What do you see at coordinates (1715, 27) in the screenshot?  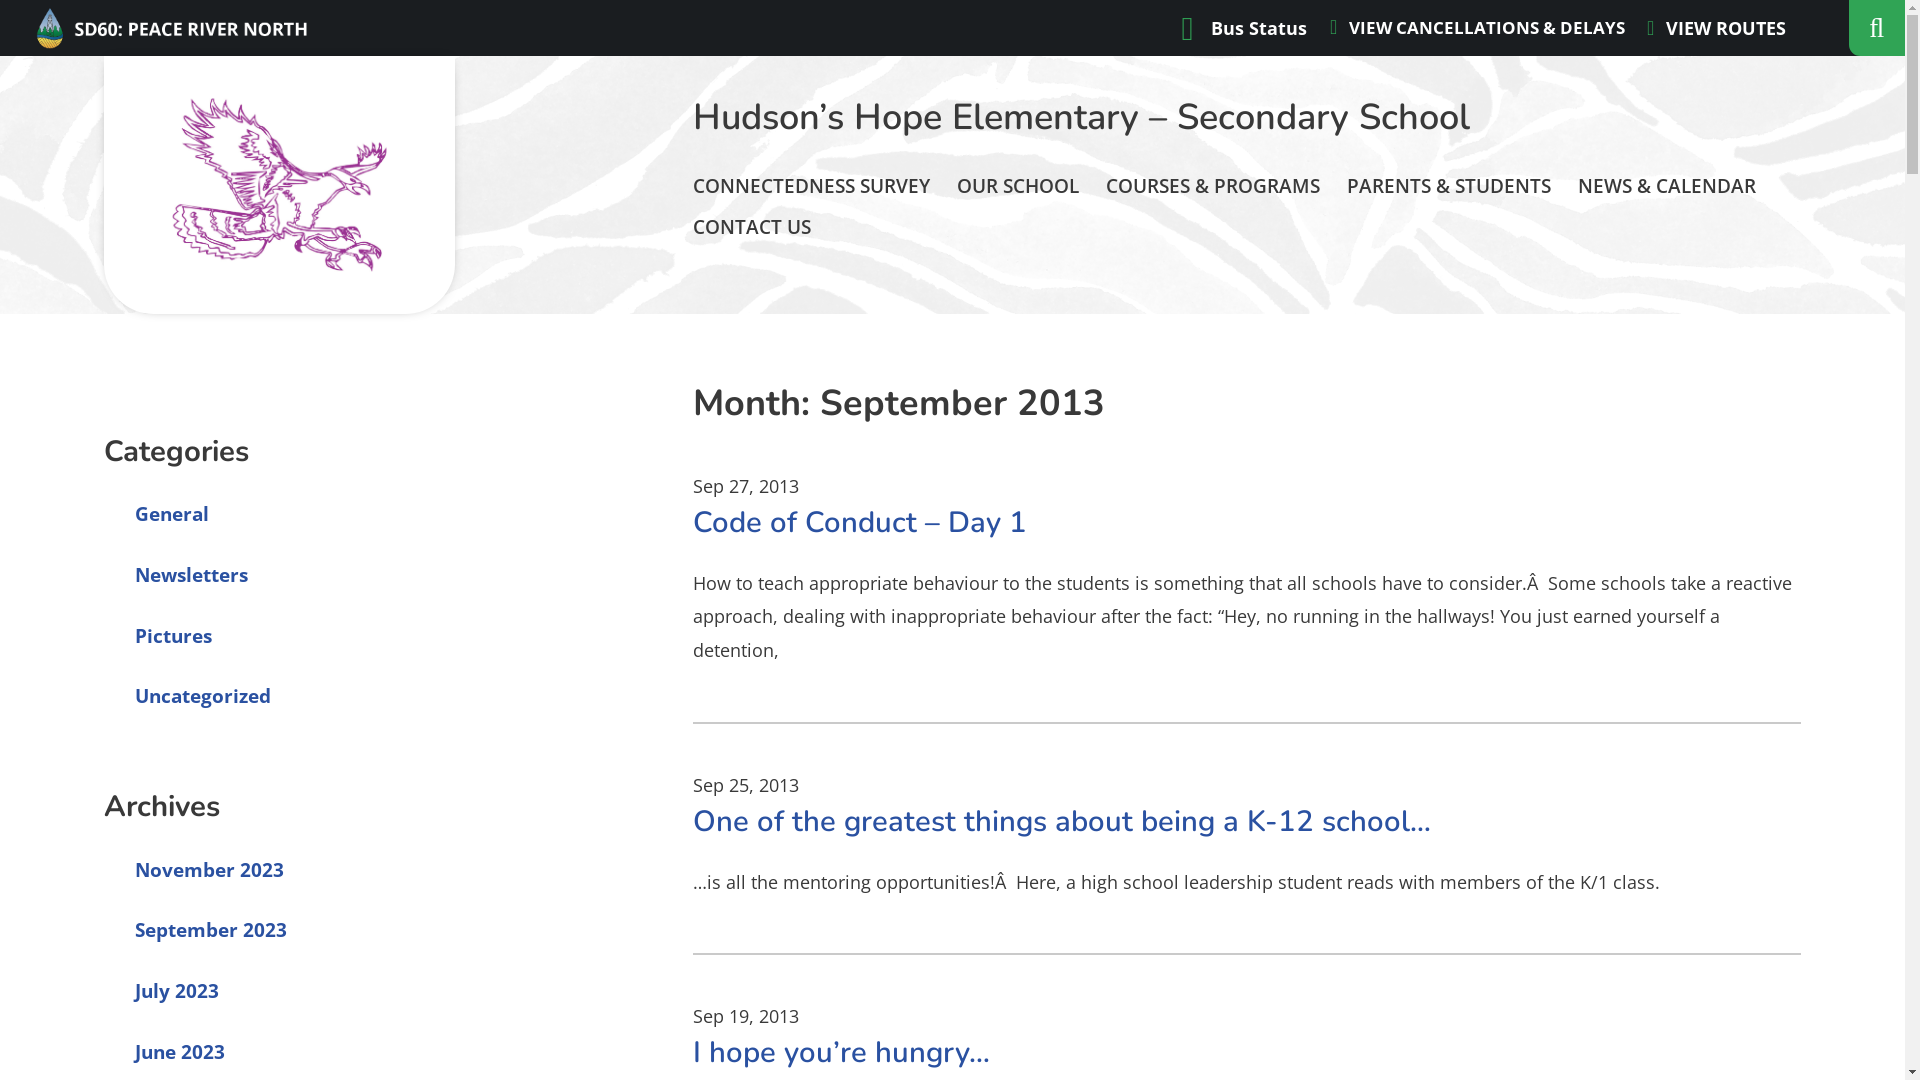 I see `'VIEW ROUTES'` at bounding box center [1715, 27].